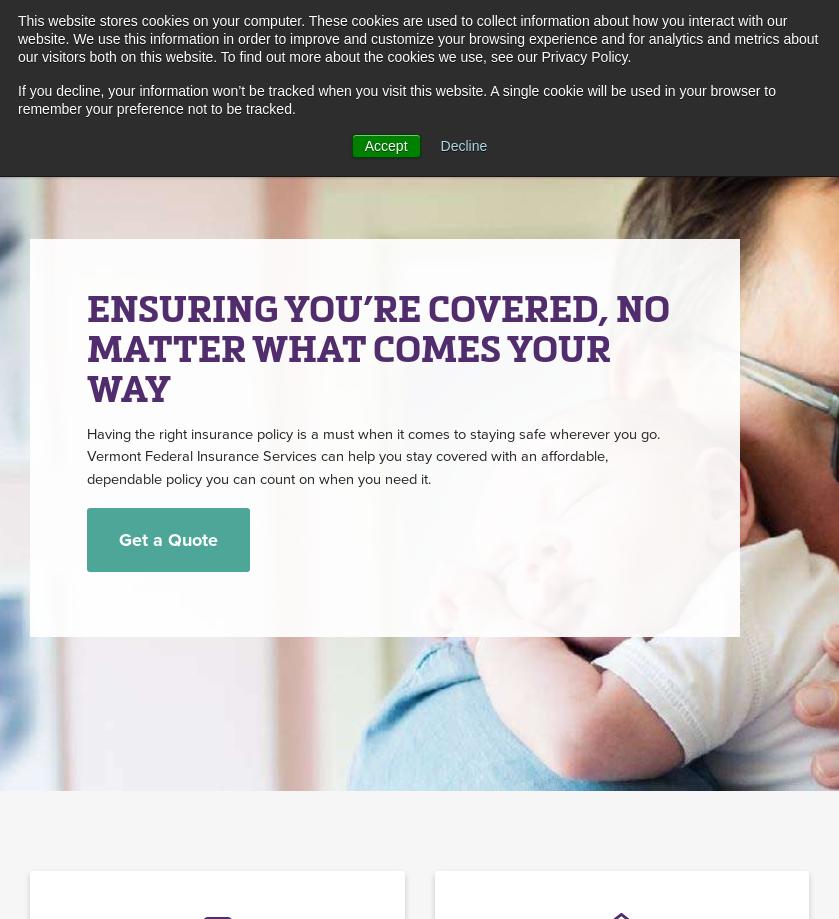 The image size is (839, 919). Describe the element at coordinates (462, 145) in the screenshot. I see `'Decline'` at that location.